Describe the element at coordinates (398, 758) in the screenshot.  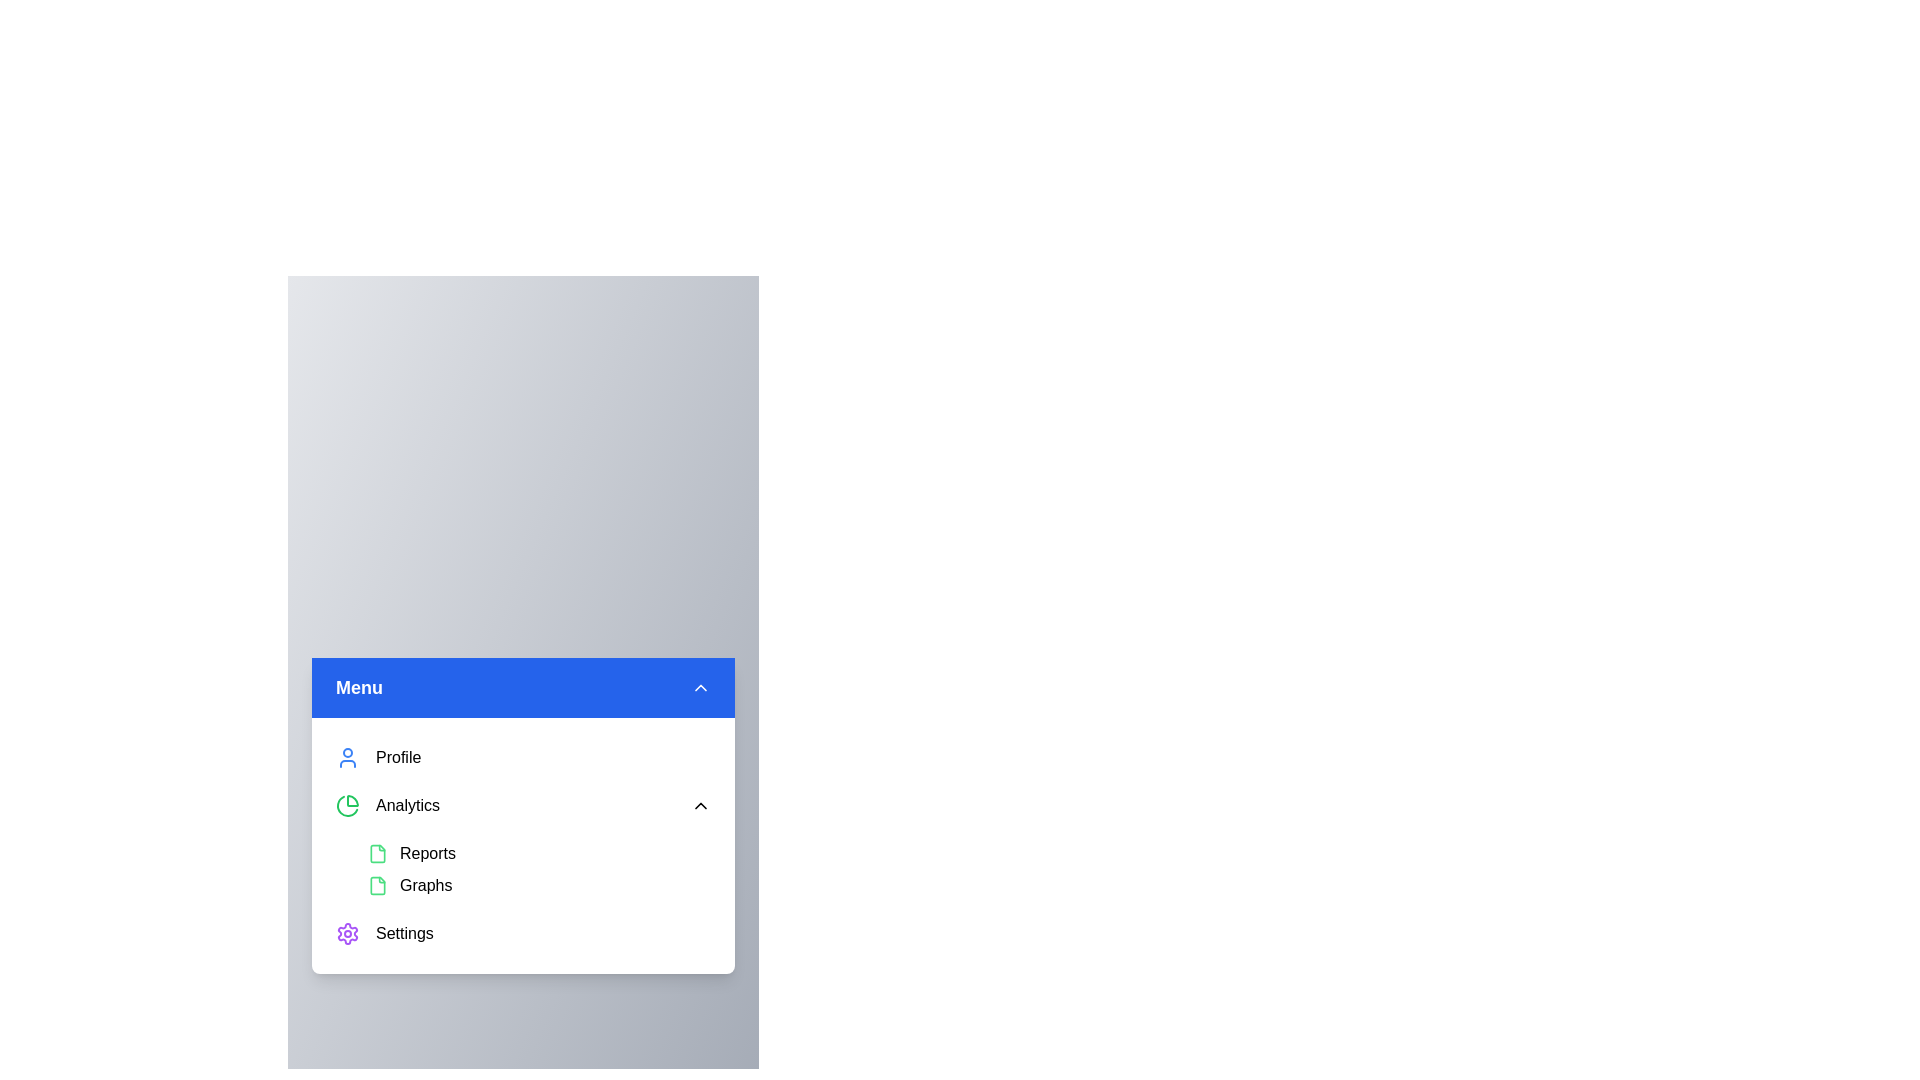
I see `the 'Profile' text label in the navigation menu, which is displayed in black font and positioned to the right of a blue user icon` at that location.